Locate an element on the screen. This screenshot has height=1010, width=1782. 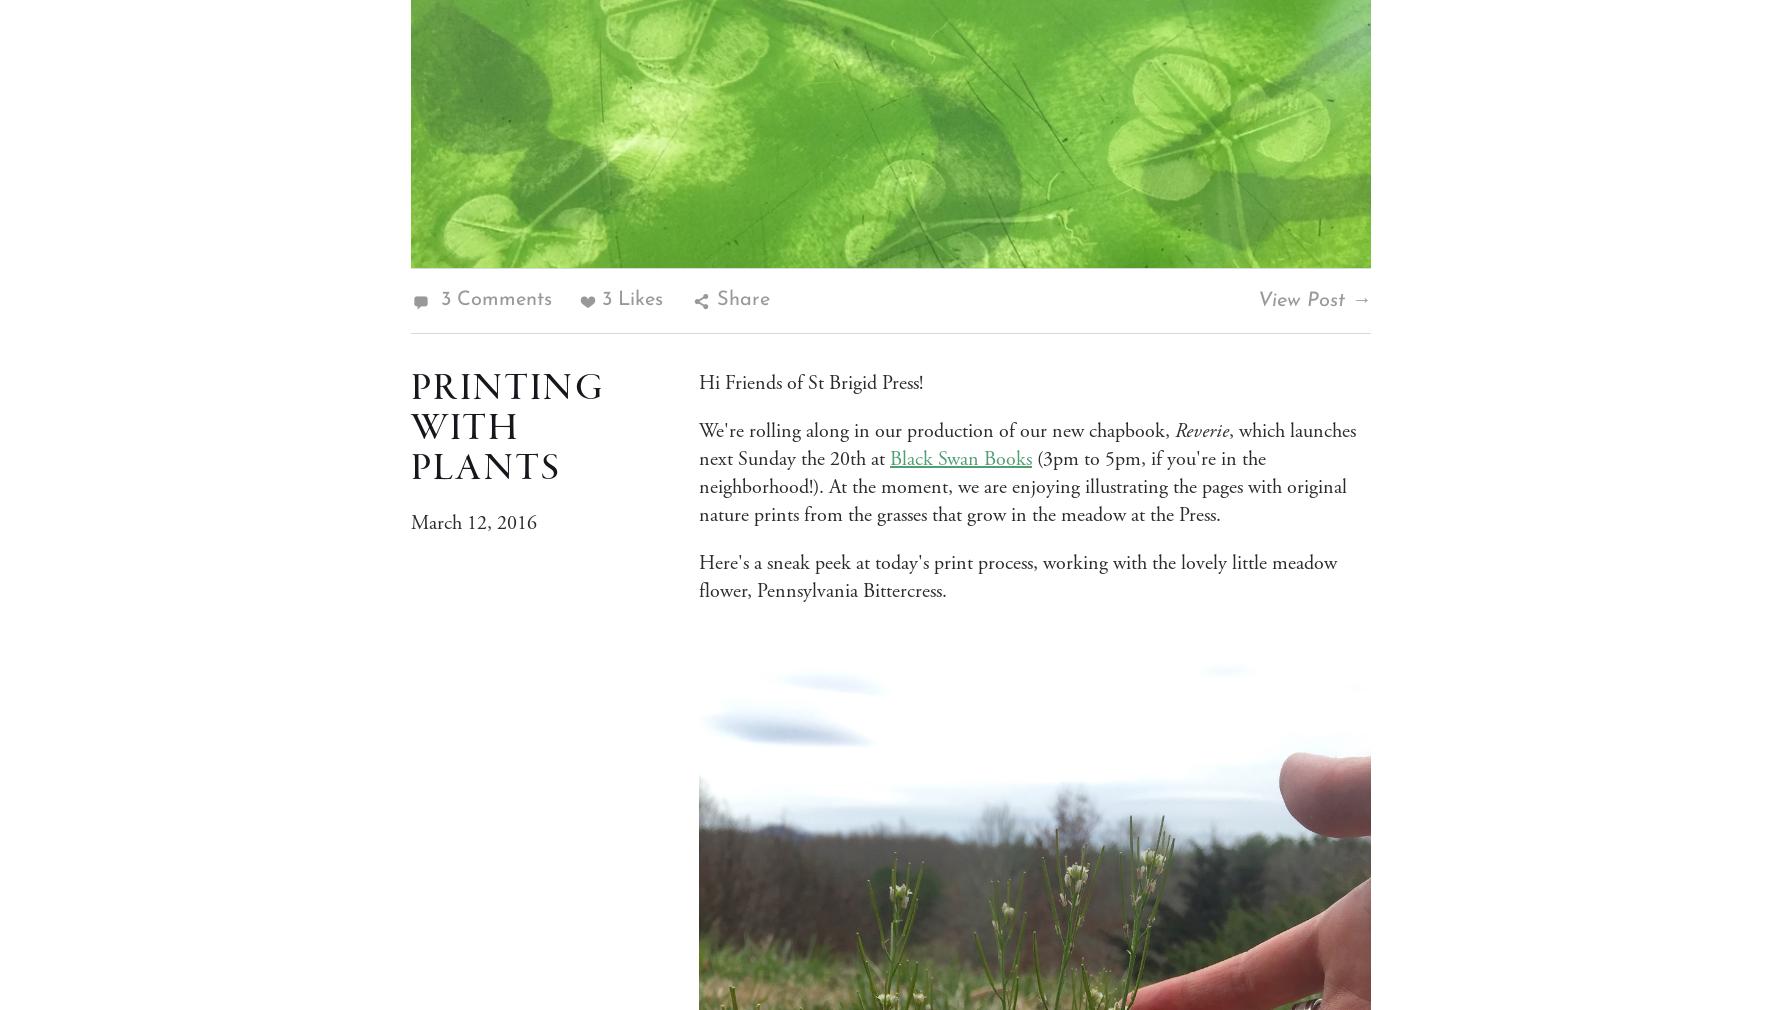
'Printing With Plants' is located at coordinates (410, 428).